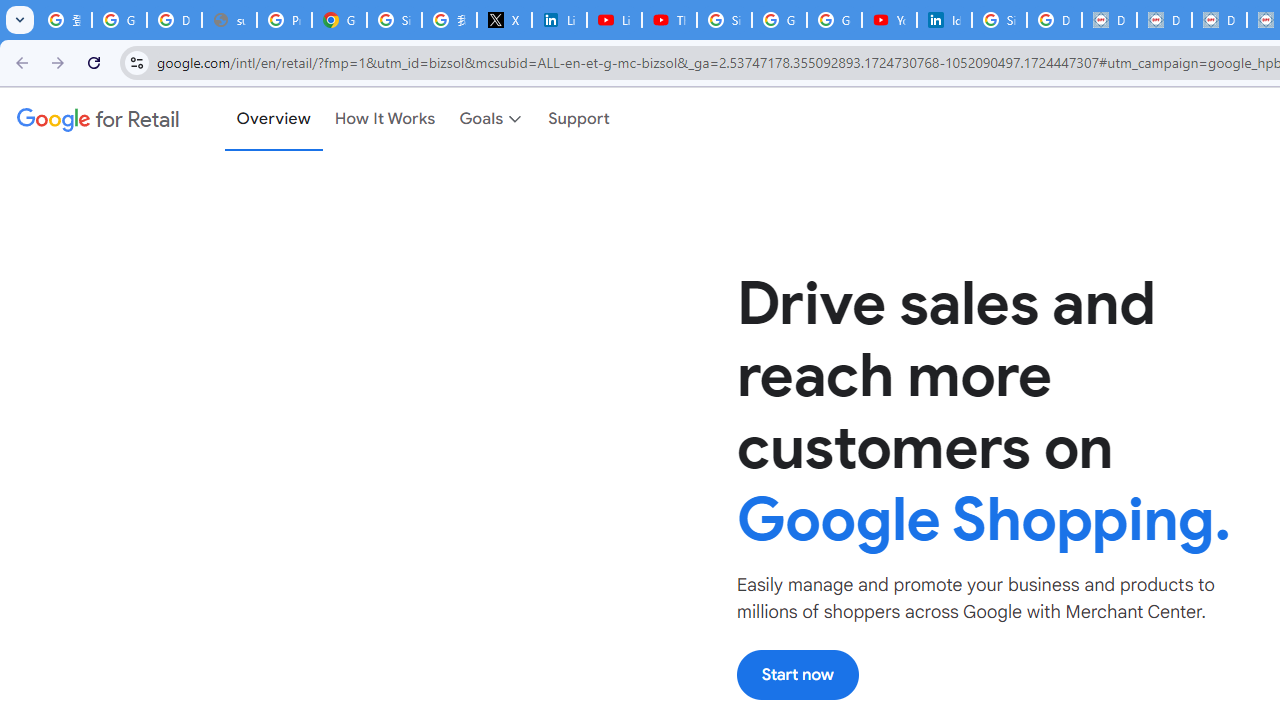 This screenshot has height=720, width=1280. What do you see at coordinates (999, 20) in the screenshot?
I see `'Sign in - Google Accounts'` at bounding box center [999, 20].